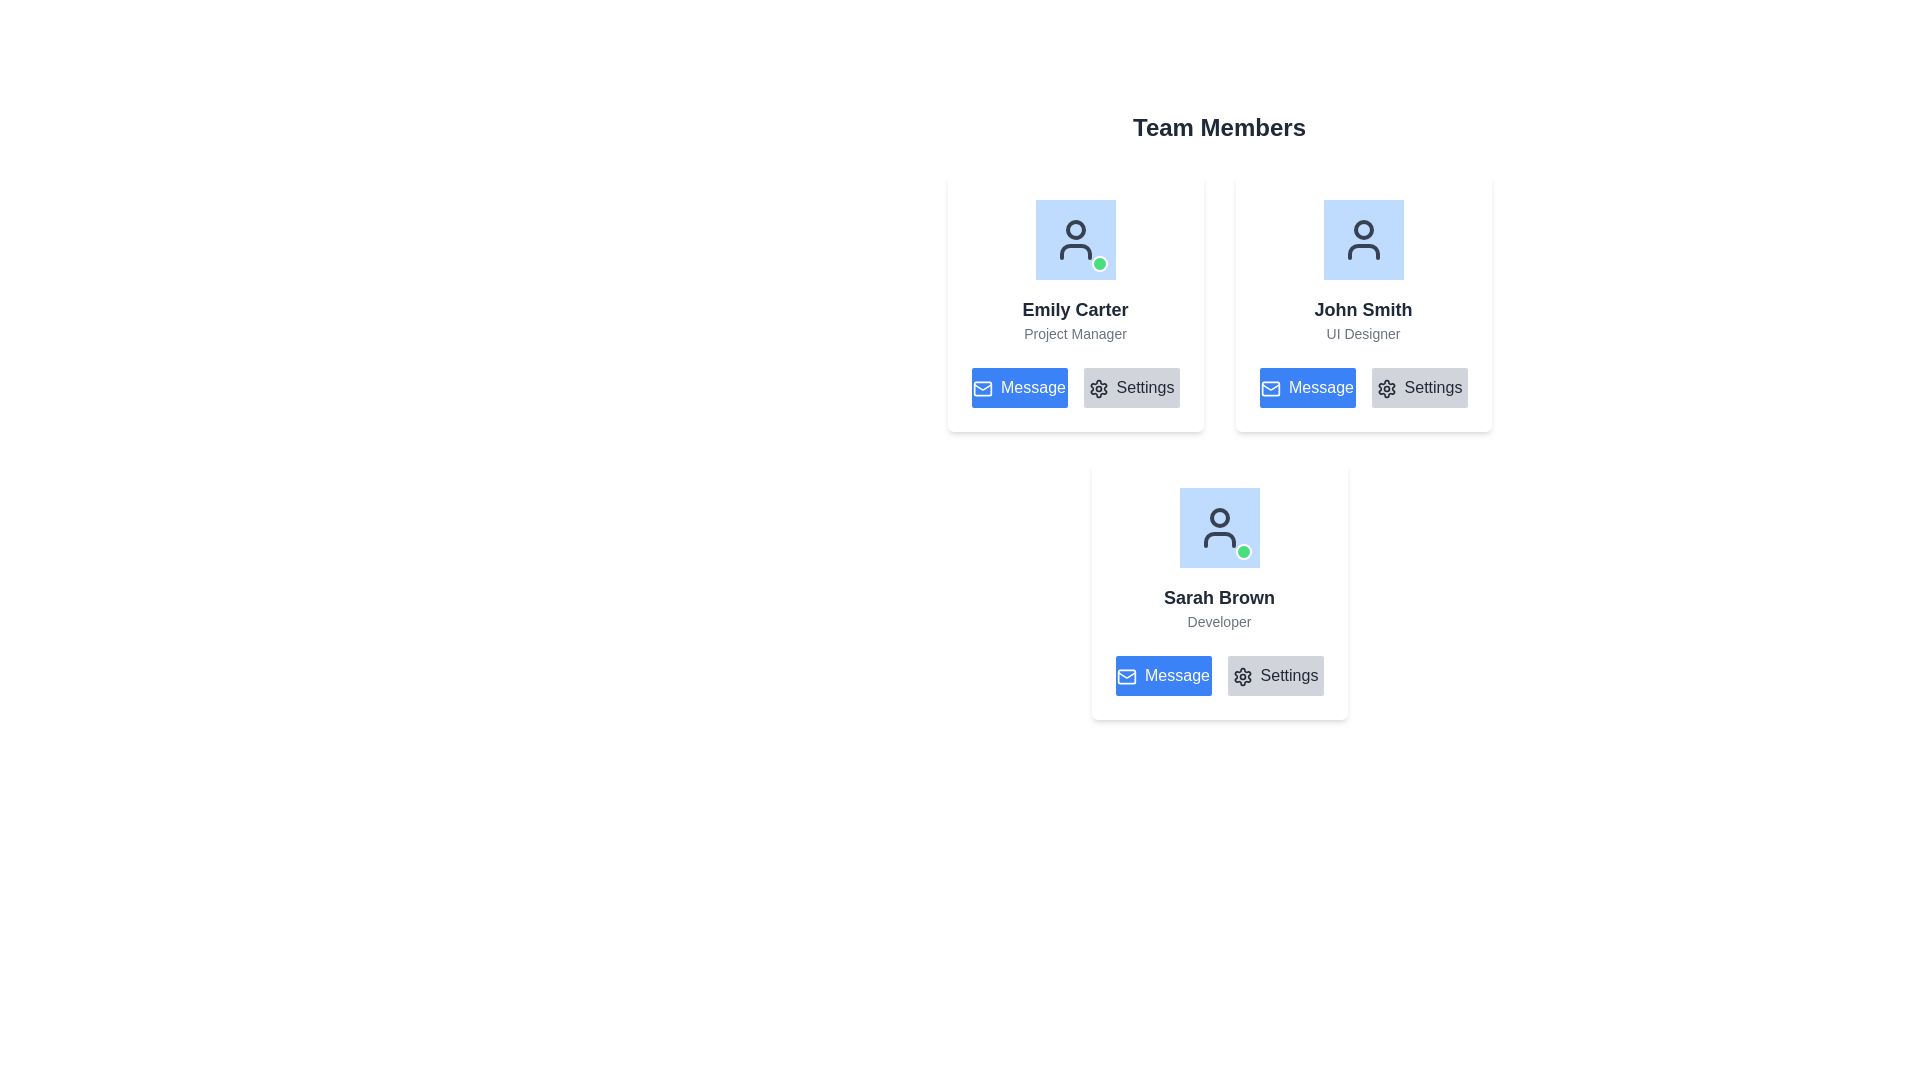 Image resolution: width=1920 pixels, height=1080 pixels. I want to click on the text block displaying 'Emily Carter' and the title 'Project Manager' within the first team member profile card, so click(1074, 319).